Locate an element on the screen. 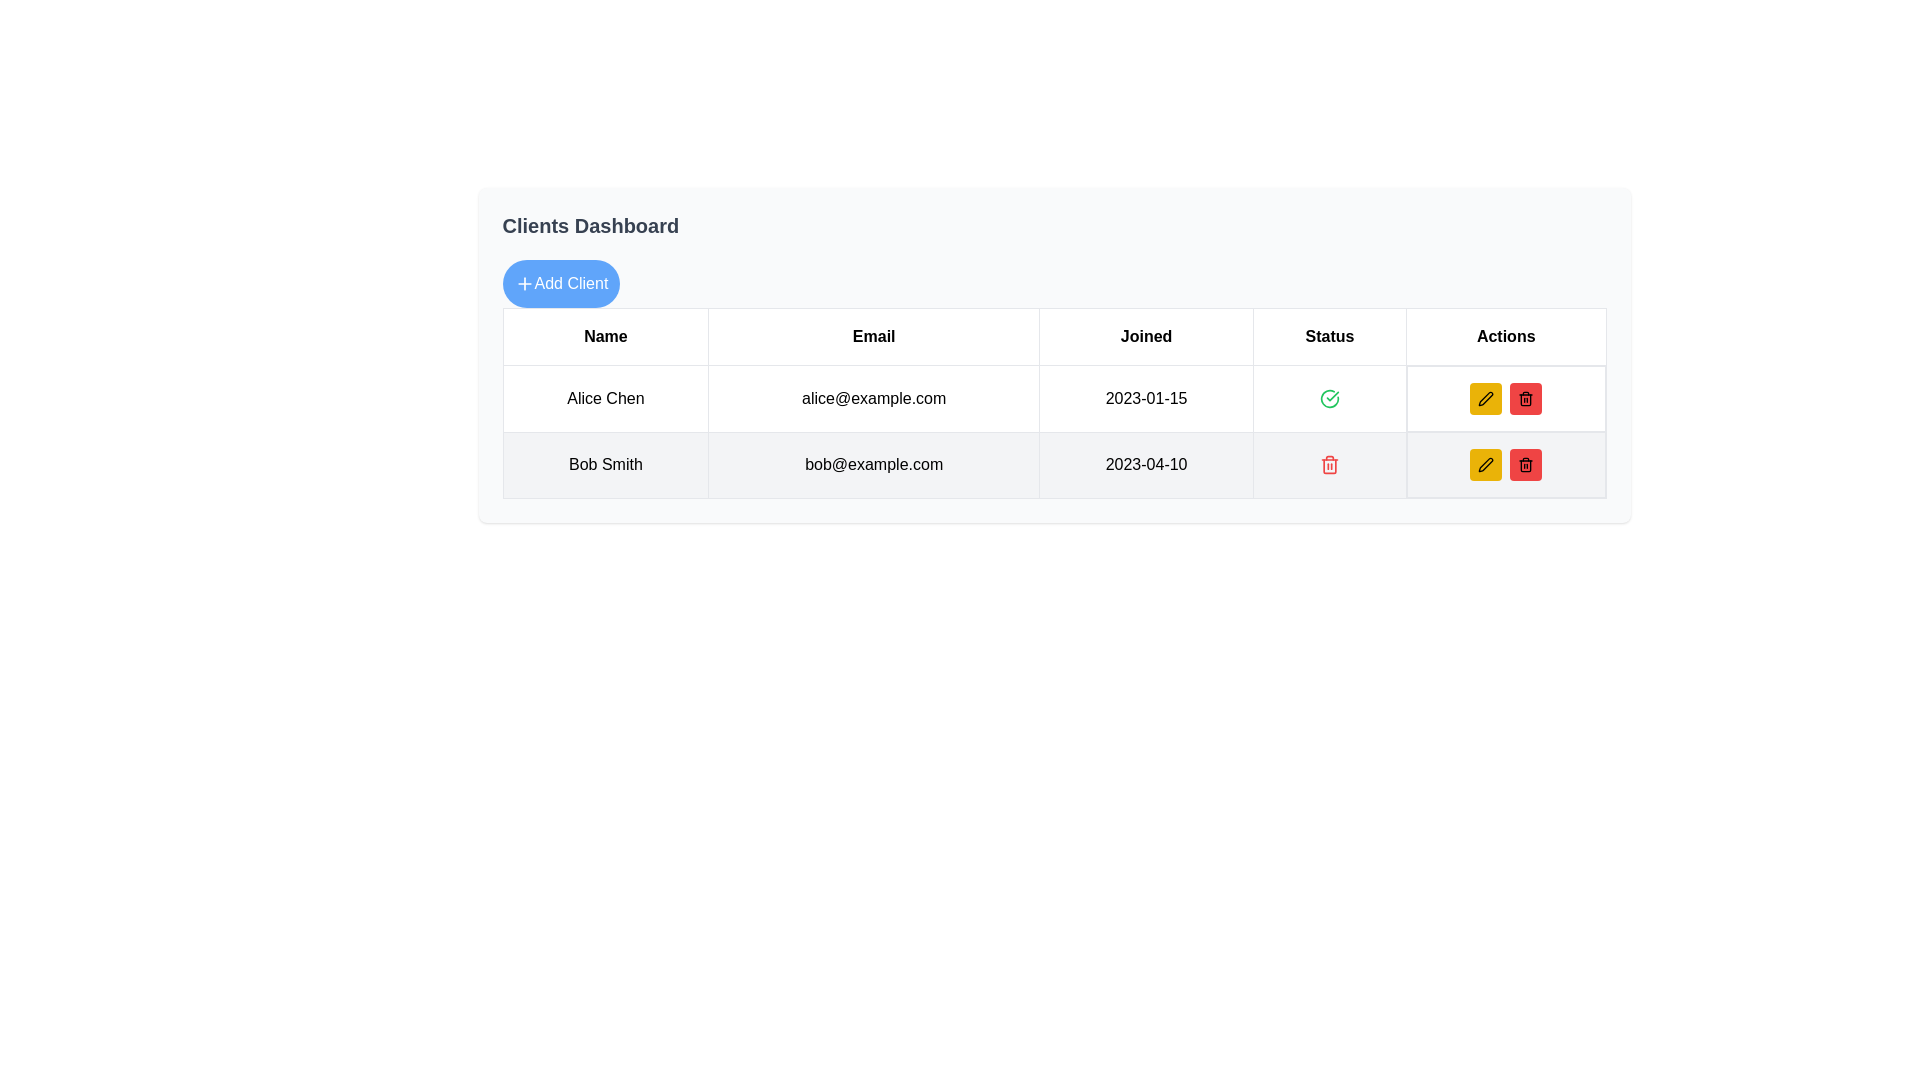  the trash can icon in the 'Actions' column of the user table for 'Bob Smith' is located at coordinates (1525, 398).